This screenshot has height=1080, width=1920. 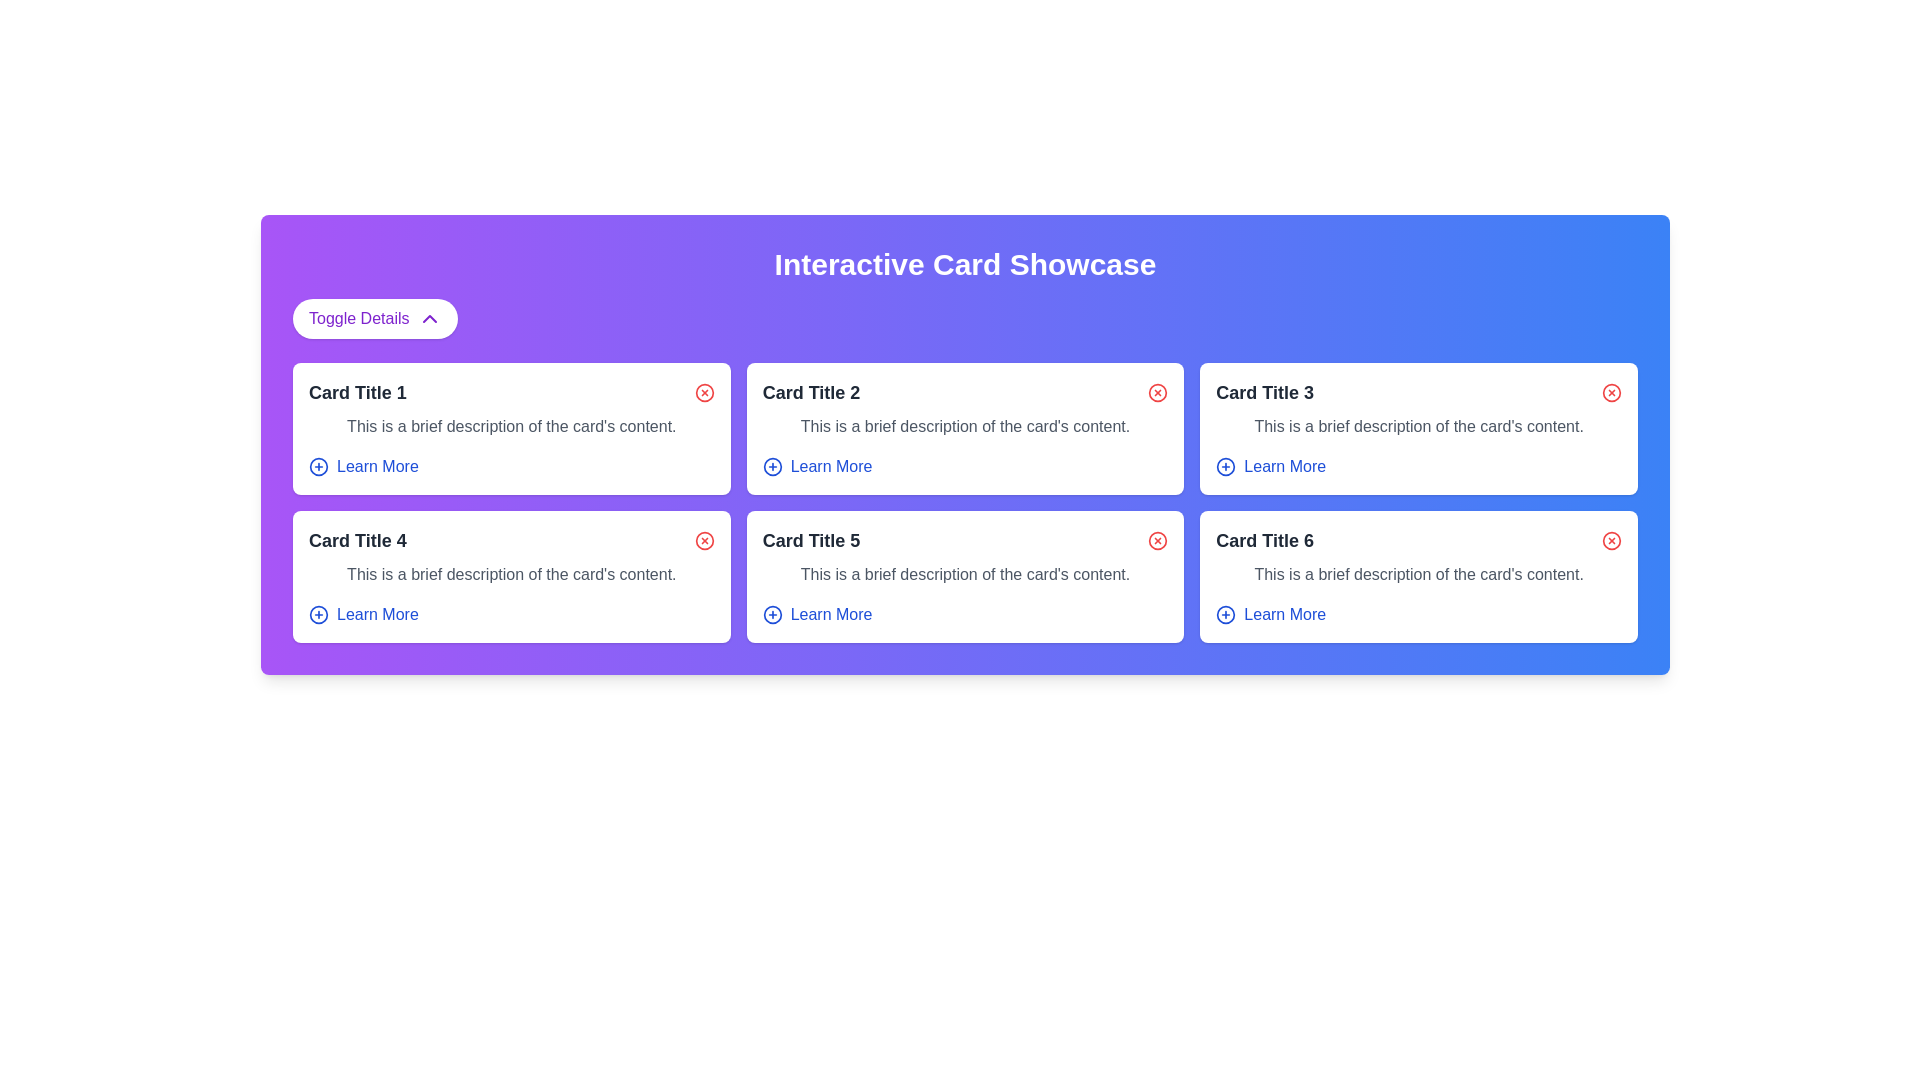 I want to click on the first card in the grid layout, which has a light background and contains the title 'Card Title 1', to change its background color to light purple, so click(x=511, y=427).